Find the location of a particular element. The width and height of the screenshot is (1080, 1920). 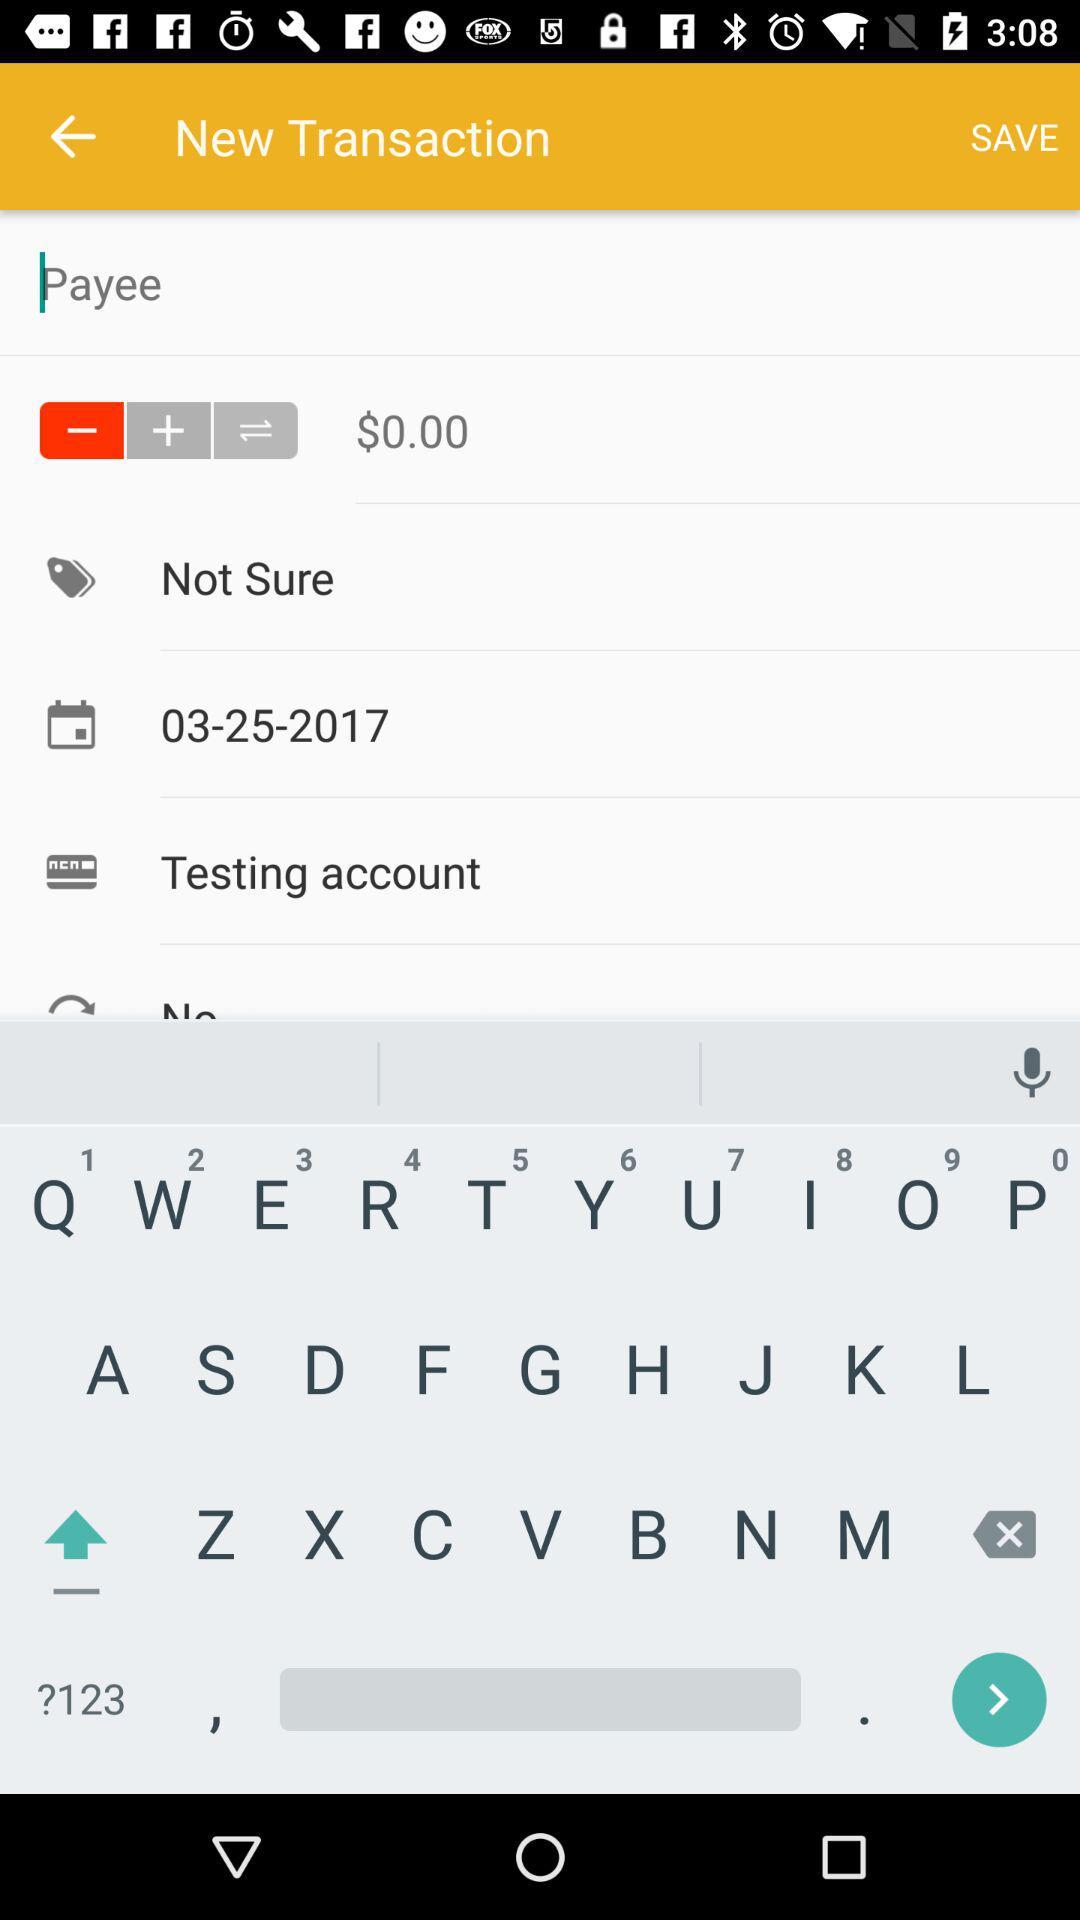

the arrow_forward icon is located at coordinates (950, 1672).